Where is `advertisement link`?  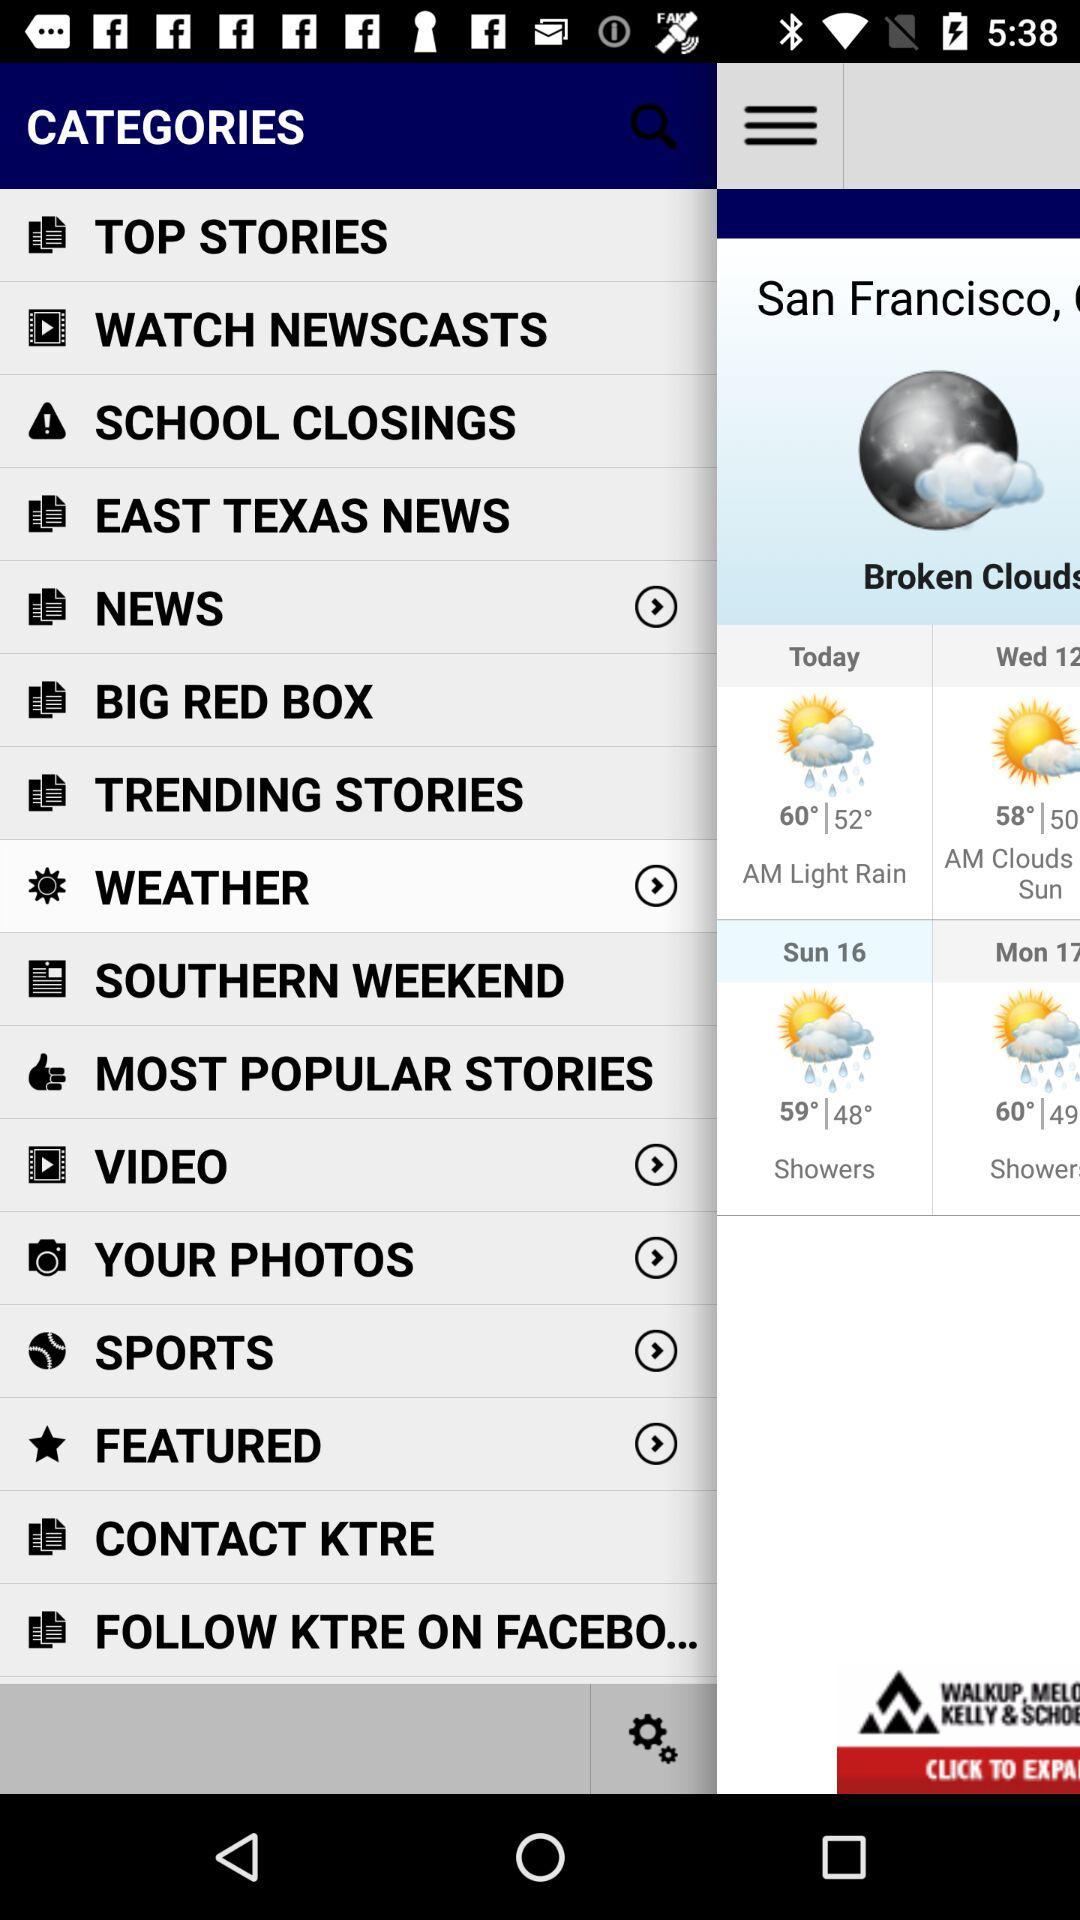 advertisement link is located at coordinates (957, 1727).